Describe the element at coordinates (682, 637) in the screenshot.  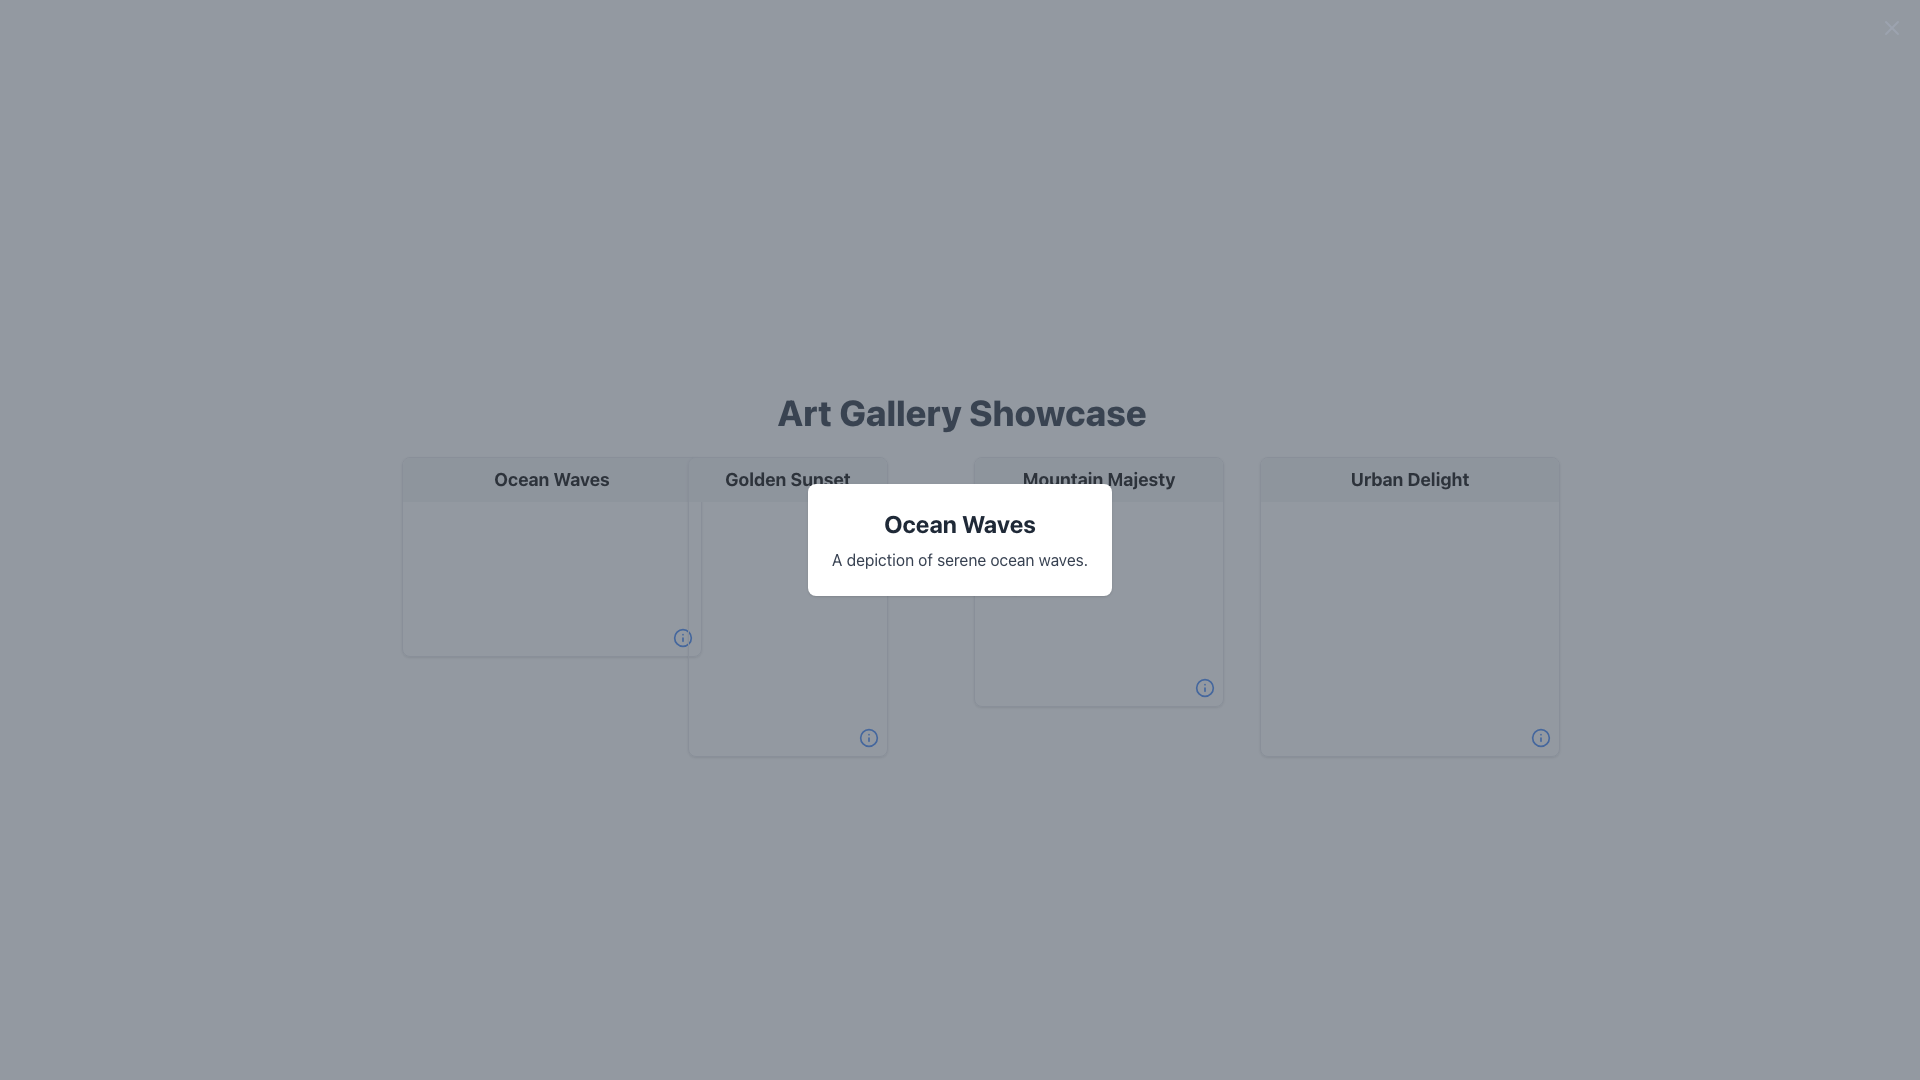
I see `the interactive 'information' icon button located at the bottom-right corner inside the 'Ocean Waves' card` at that location.